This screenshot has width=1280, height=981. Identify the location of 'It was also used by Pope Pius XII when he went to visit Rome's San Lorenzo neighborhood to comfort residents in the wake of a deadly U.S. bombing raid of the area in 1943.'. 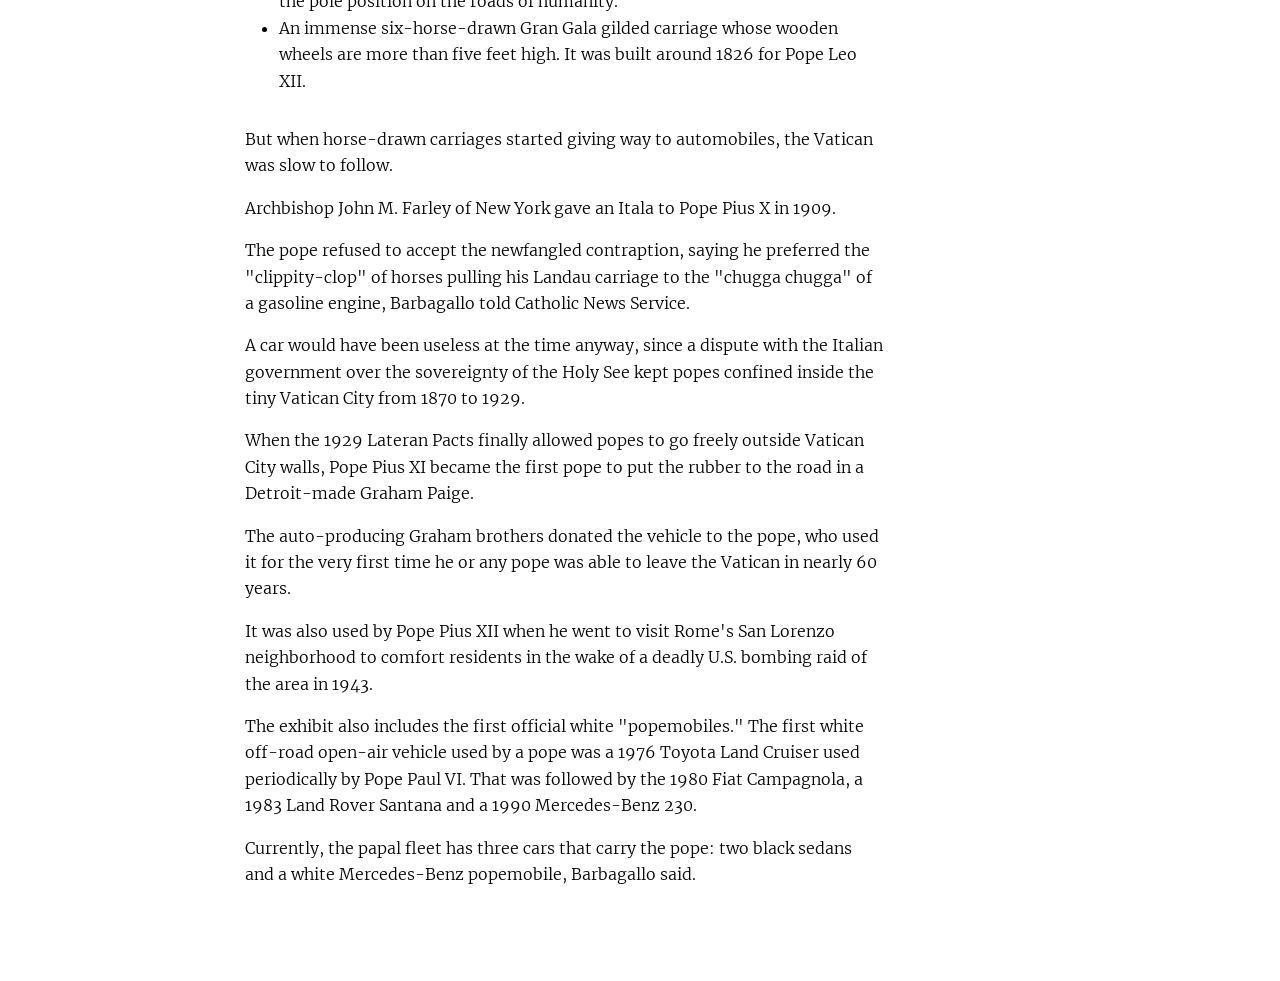
(242, 656).